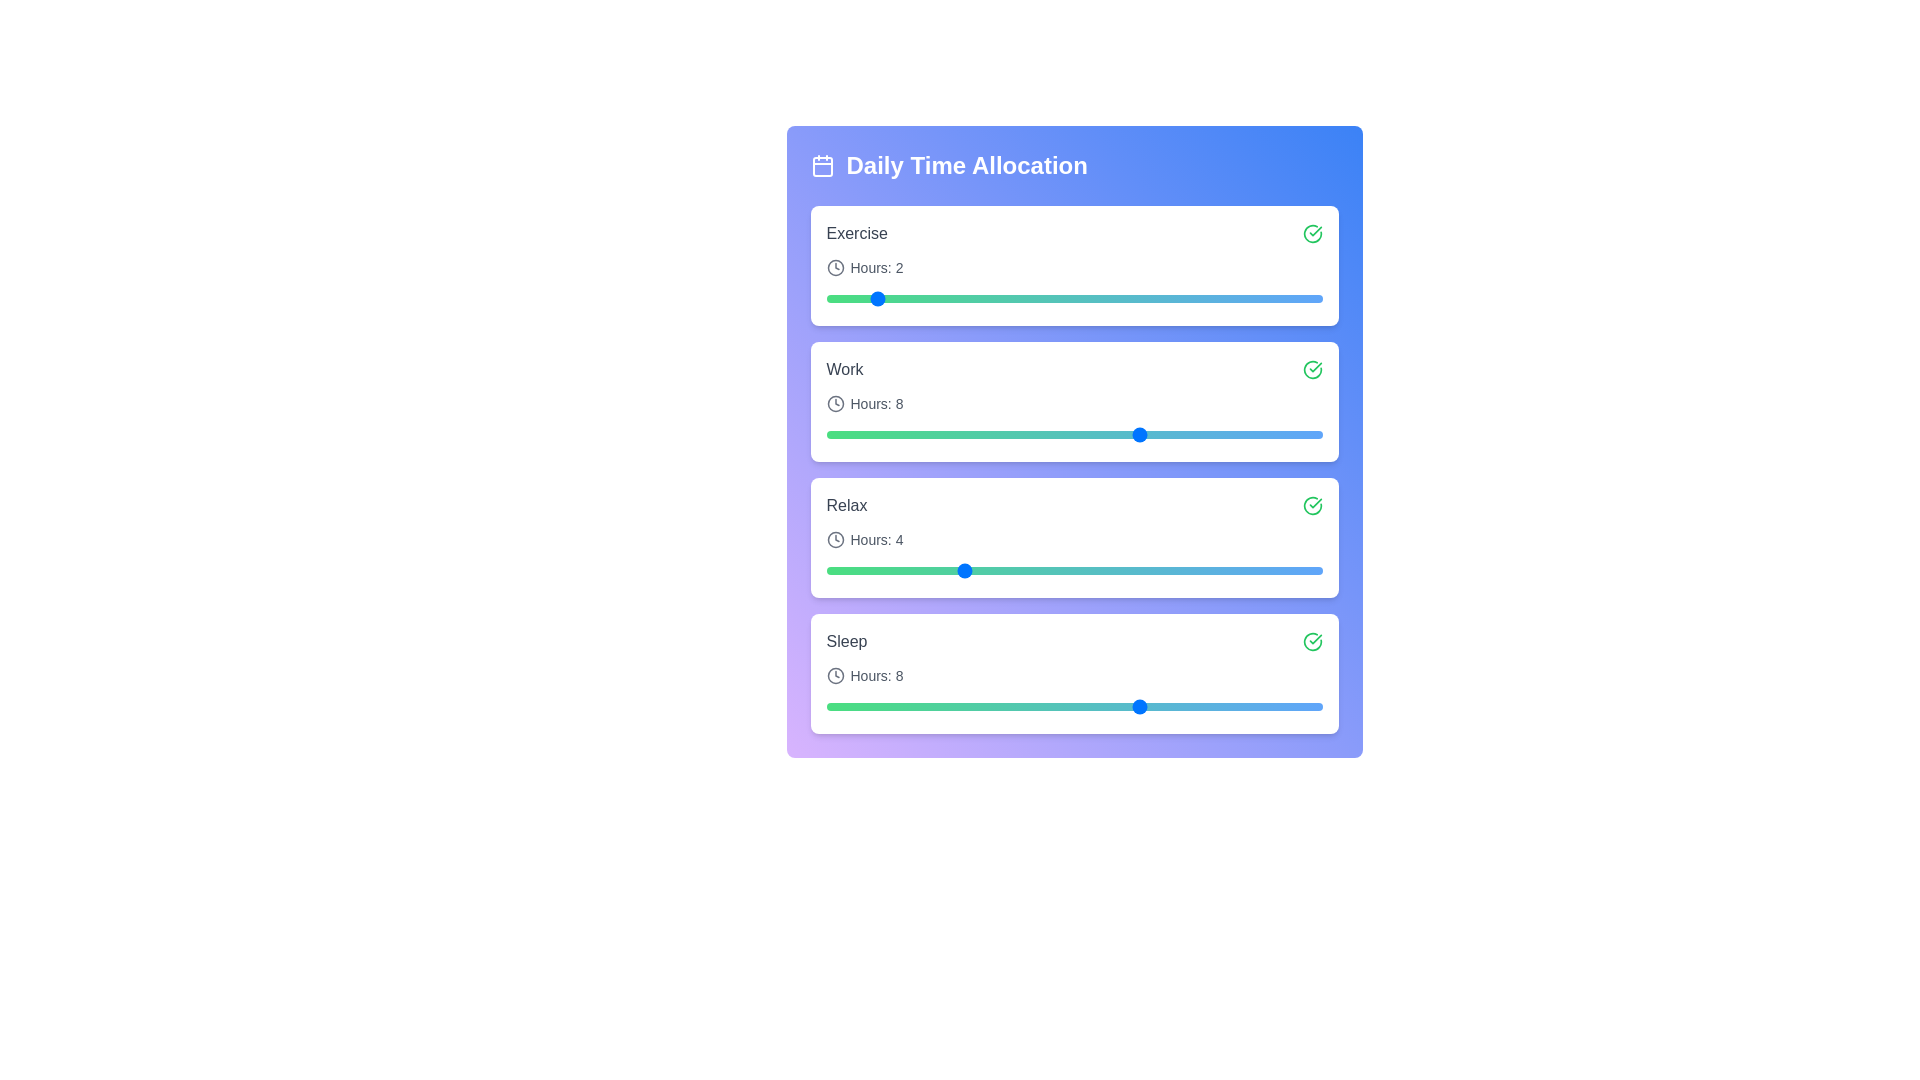 The height and width of the screenshot is (1080, 1920). Describe the element at coordinates (961, 299) in the screenshot. I see `the time allocation for a task by setting the slider to 4` at that location.